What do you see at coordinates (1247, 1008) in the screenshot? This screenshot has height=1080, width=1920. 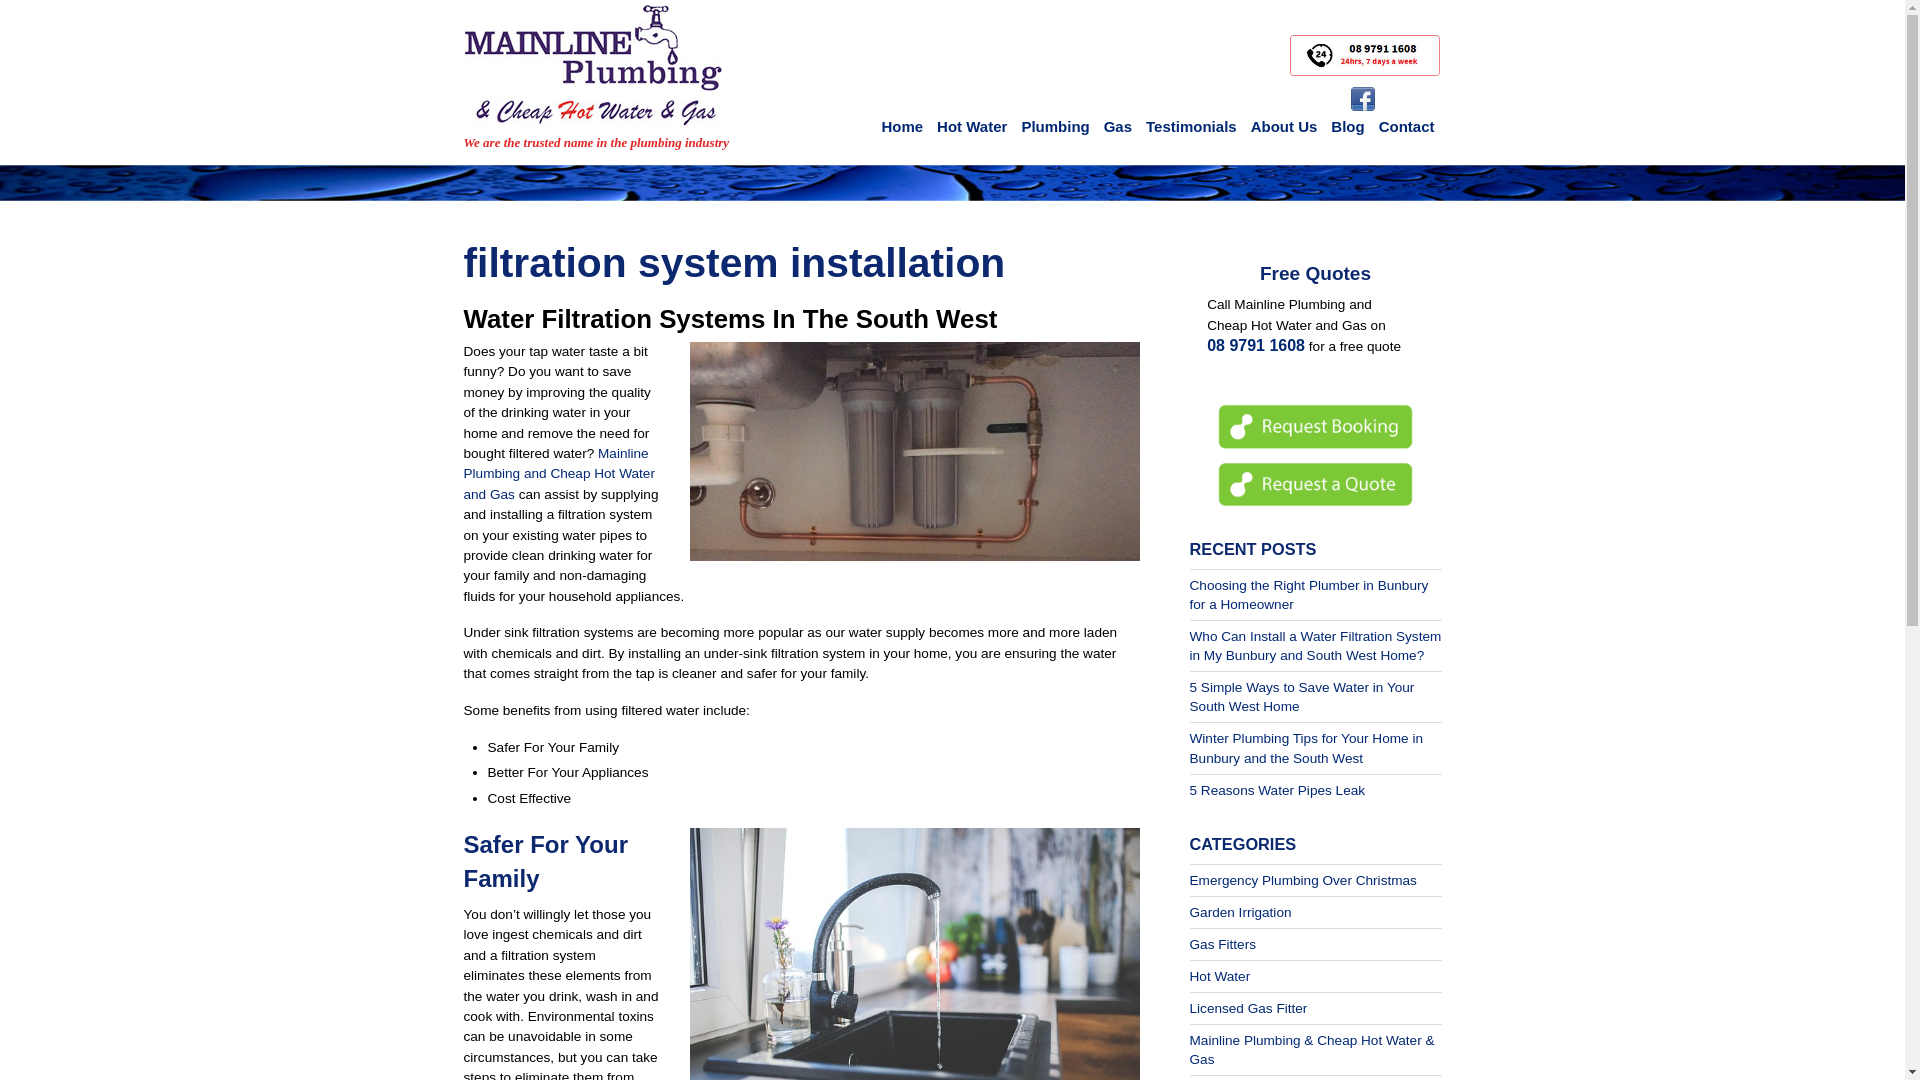 I see `'Licensed Gas Fitter'` at bounding box center [1247, 1008].